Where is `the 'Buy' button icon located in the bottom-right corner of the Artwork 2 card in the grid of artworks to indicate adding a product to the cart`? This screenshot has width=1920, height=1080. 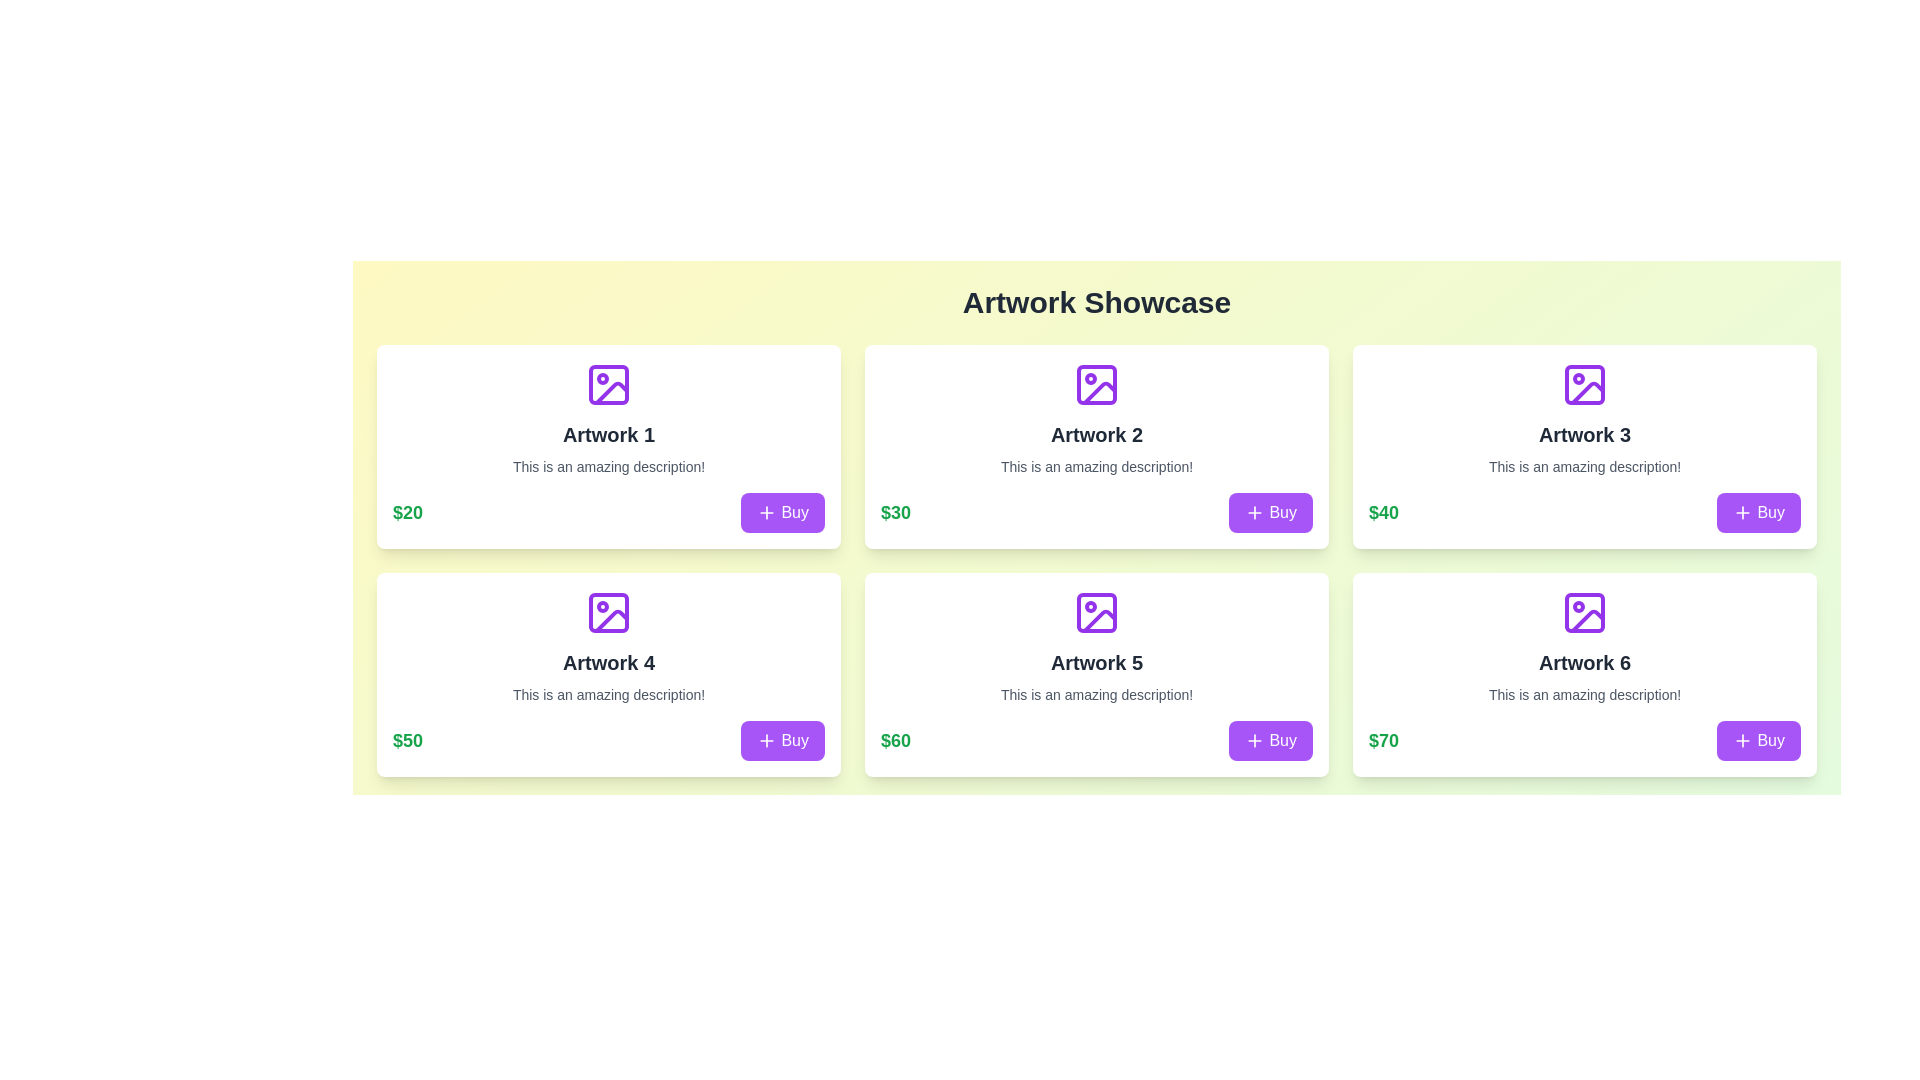
the 'Buy' button icon located in the bottom-right corner of the Artwork 2 card in the grid of artworks to indicate adding a product to the cart is located at coordinates (1254, 512).